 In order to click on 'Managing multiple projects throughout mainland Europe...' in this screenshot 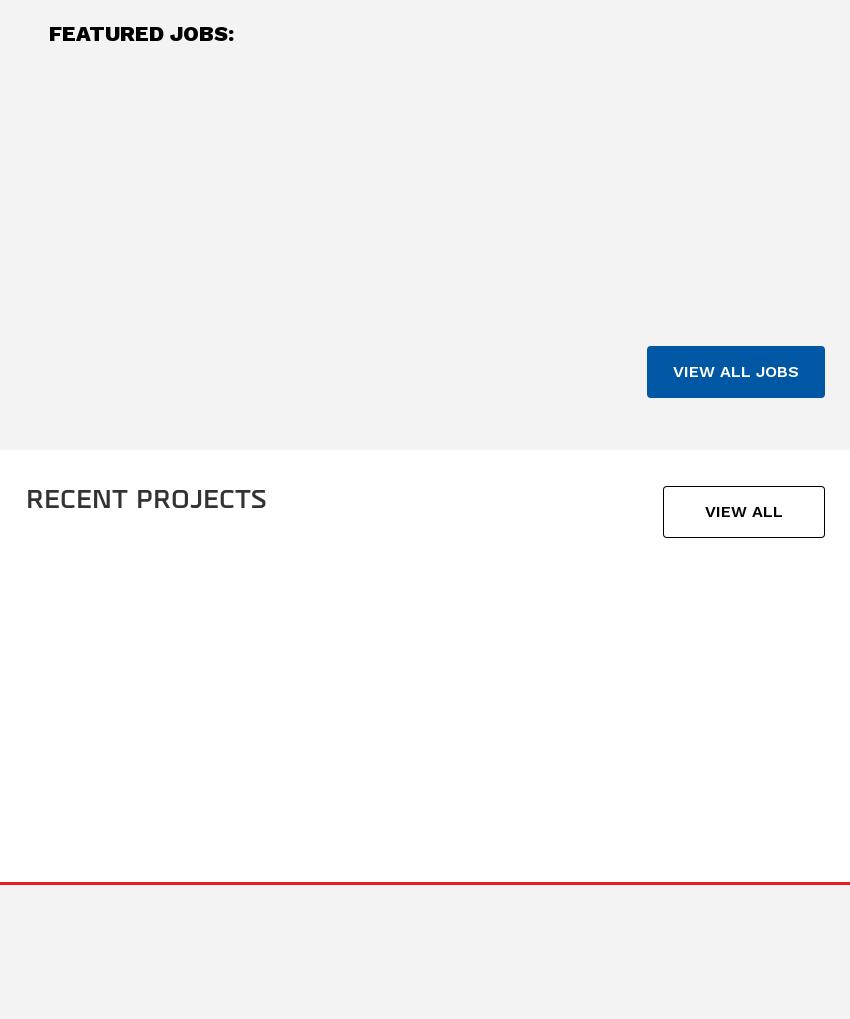, I will do `click(588, 259)`.